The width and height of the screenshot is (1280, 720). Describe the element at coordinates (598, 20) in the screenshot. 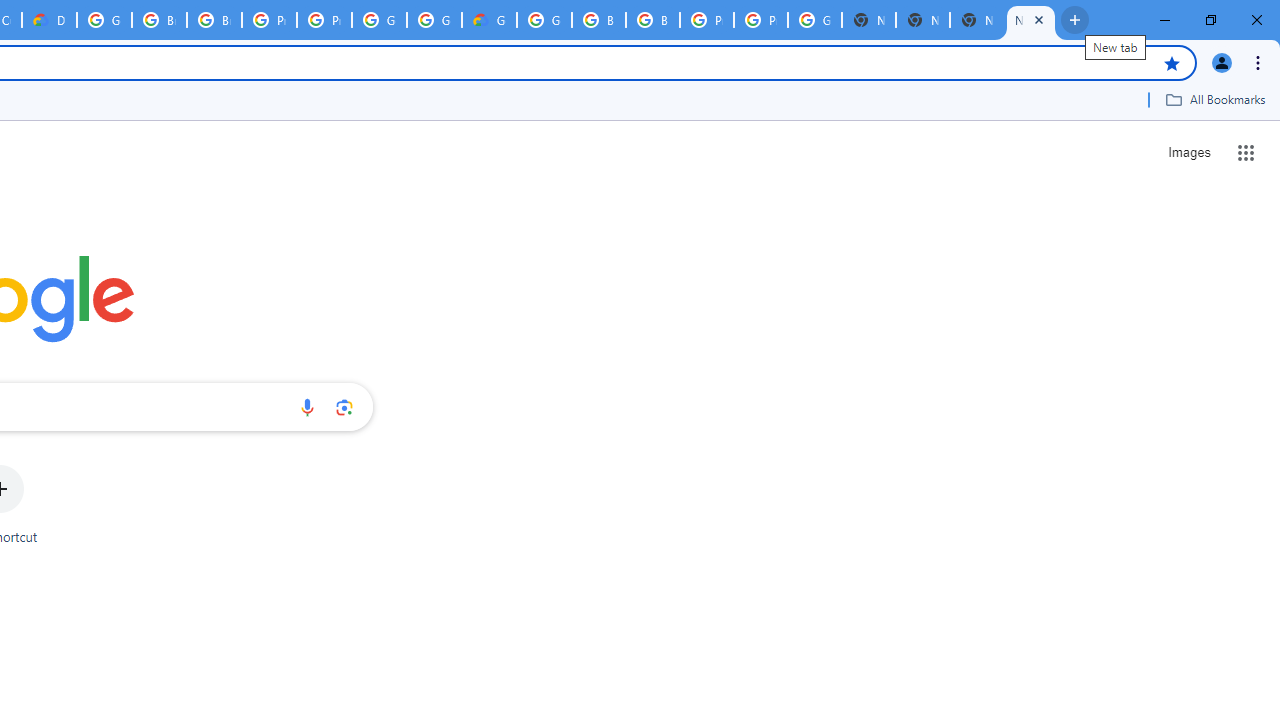

I see `'Browse Chrome as a guest - Computer - Google Chrome Help'` at that location.